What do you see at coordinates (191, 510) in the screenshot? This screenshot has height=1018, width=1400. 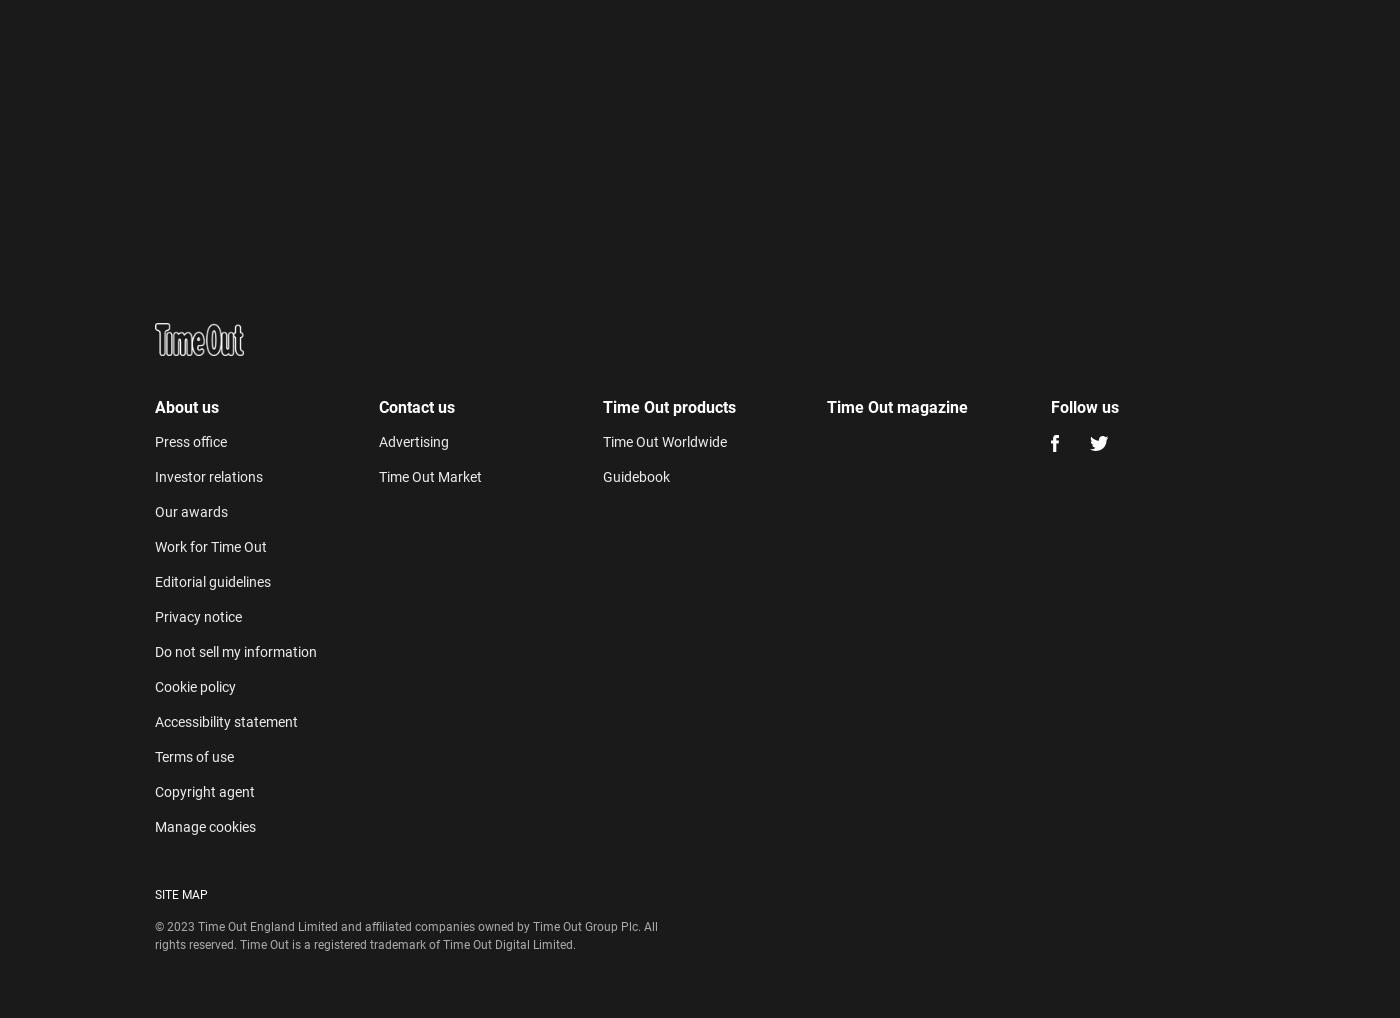 I see `'Our awards'` at bounding box center [191, 510].